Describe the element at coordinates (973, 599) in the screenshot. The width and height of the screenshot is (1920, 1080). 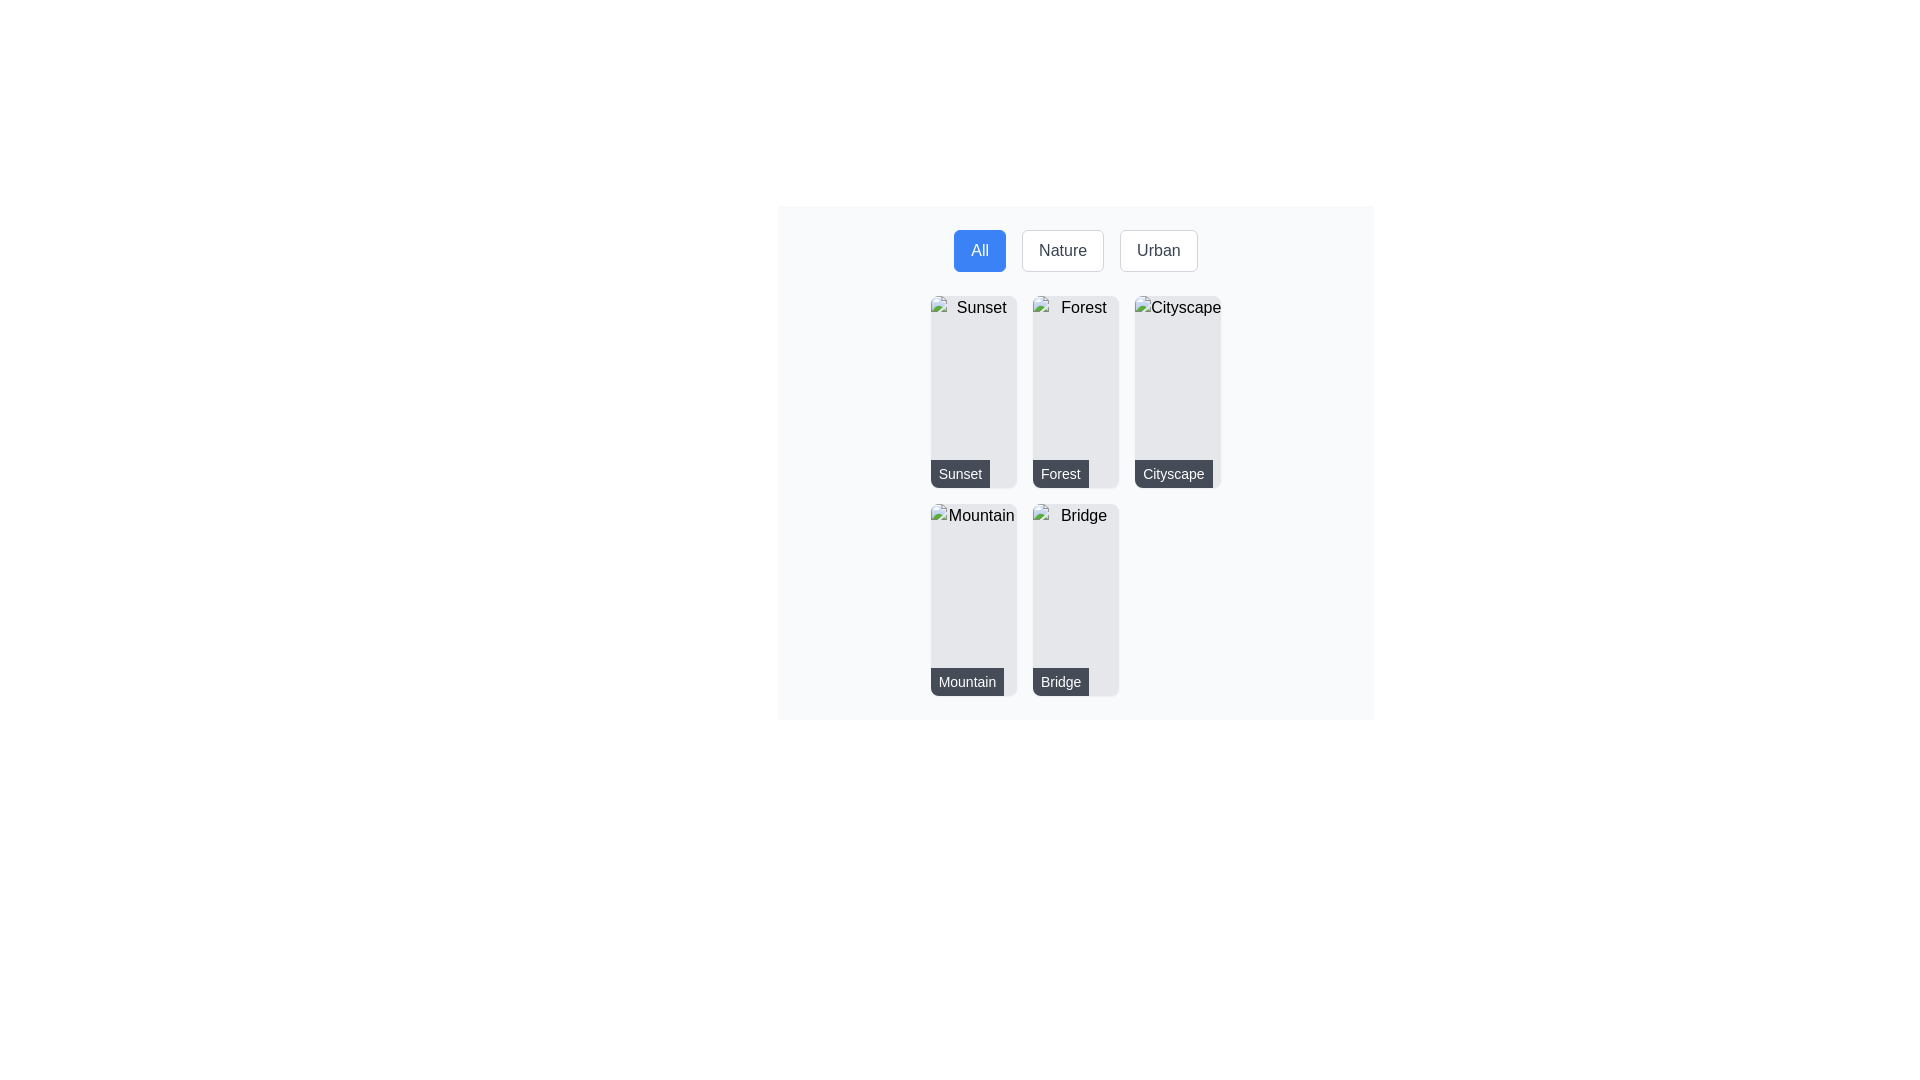
I see `the 'Mountain' card component located in the second row, first column of the grid layout` at that location.